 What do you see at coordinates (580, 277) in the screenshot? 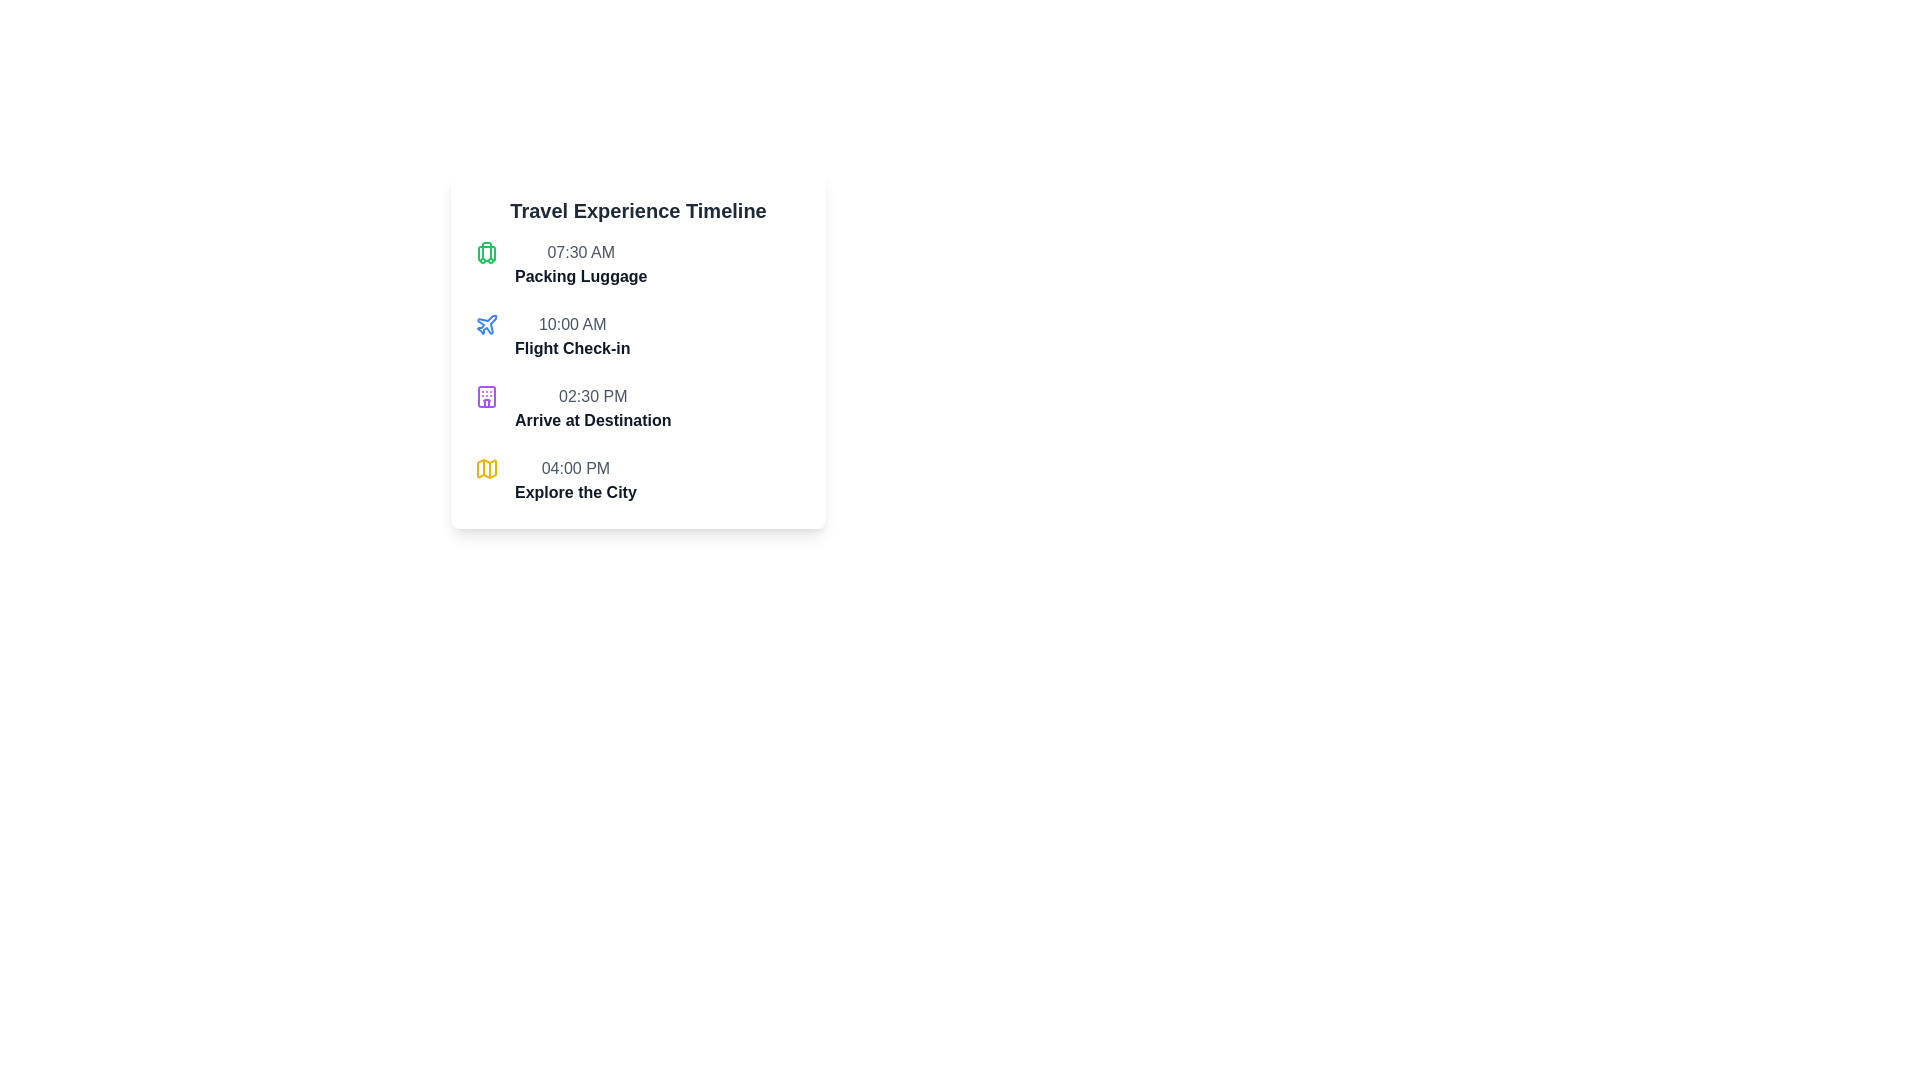
I see `the text label displaying 'Packing Luggage', which is styled in bold dark gray and located below the time indicator '07:30 AM' in the 'Travel Experience Timeline'` at bounding box center [580, 277].